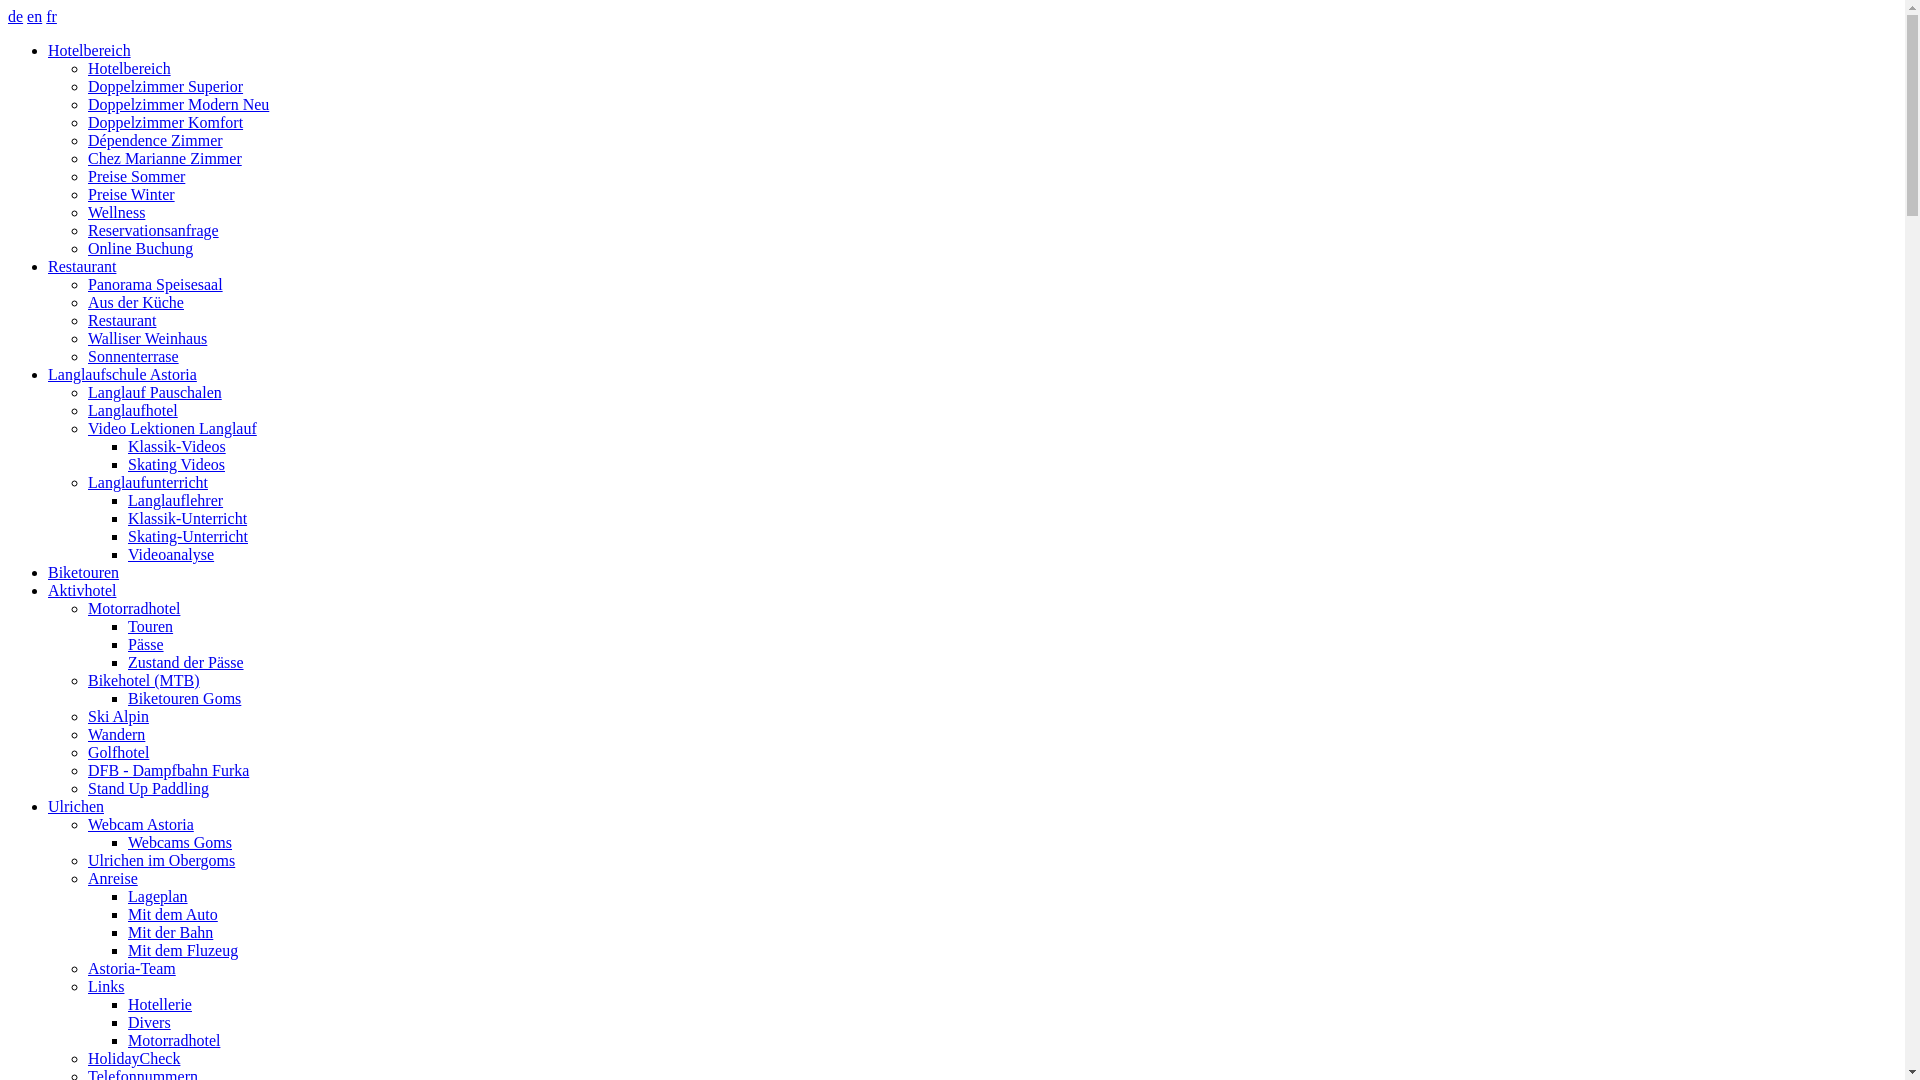 This screenshot has height=1080, width=1920. Describe the element at coordinates (157, 895) in the screenshot. I see `'Lageplan'` at that location.